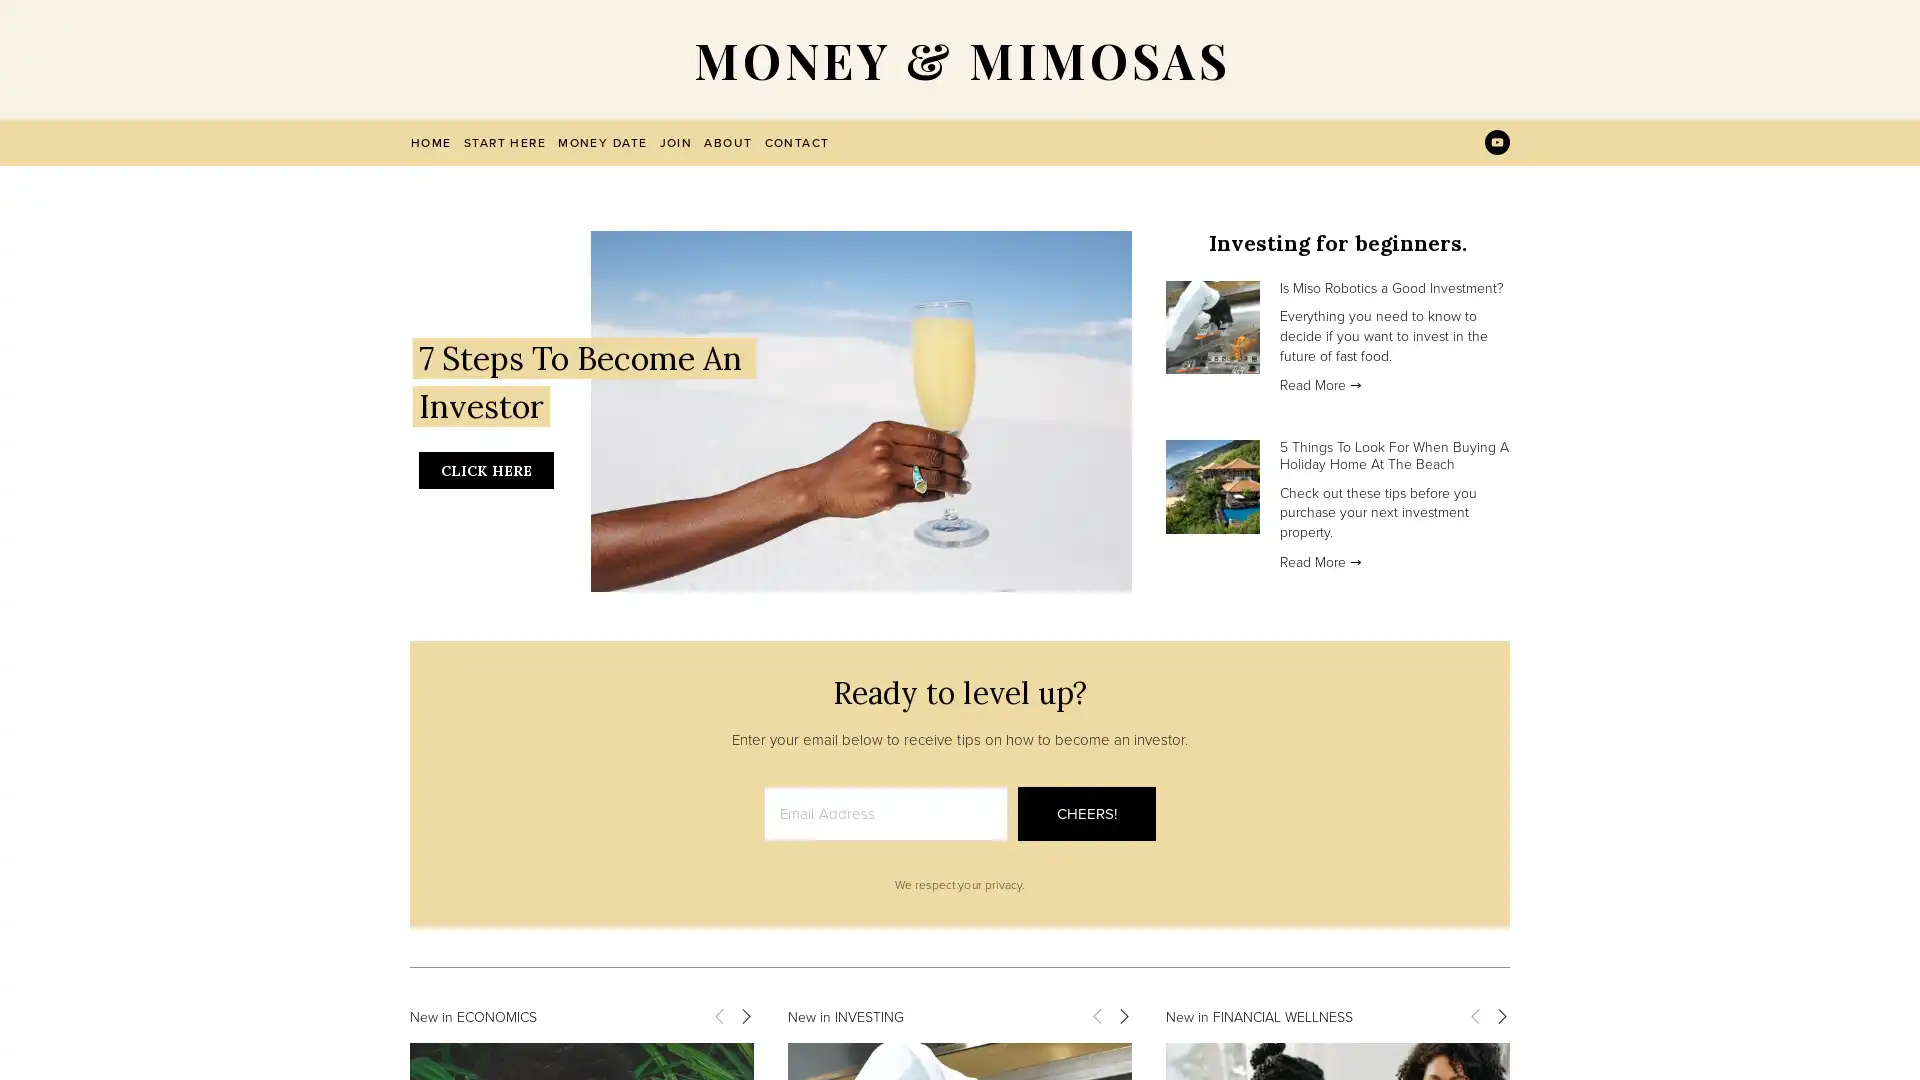  I want to click on Previous, so click(1474, 1014).